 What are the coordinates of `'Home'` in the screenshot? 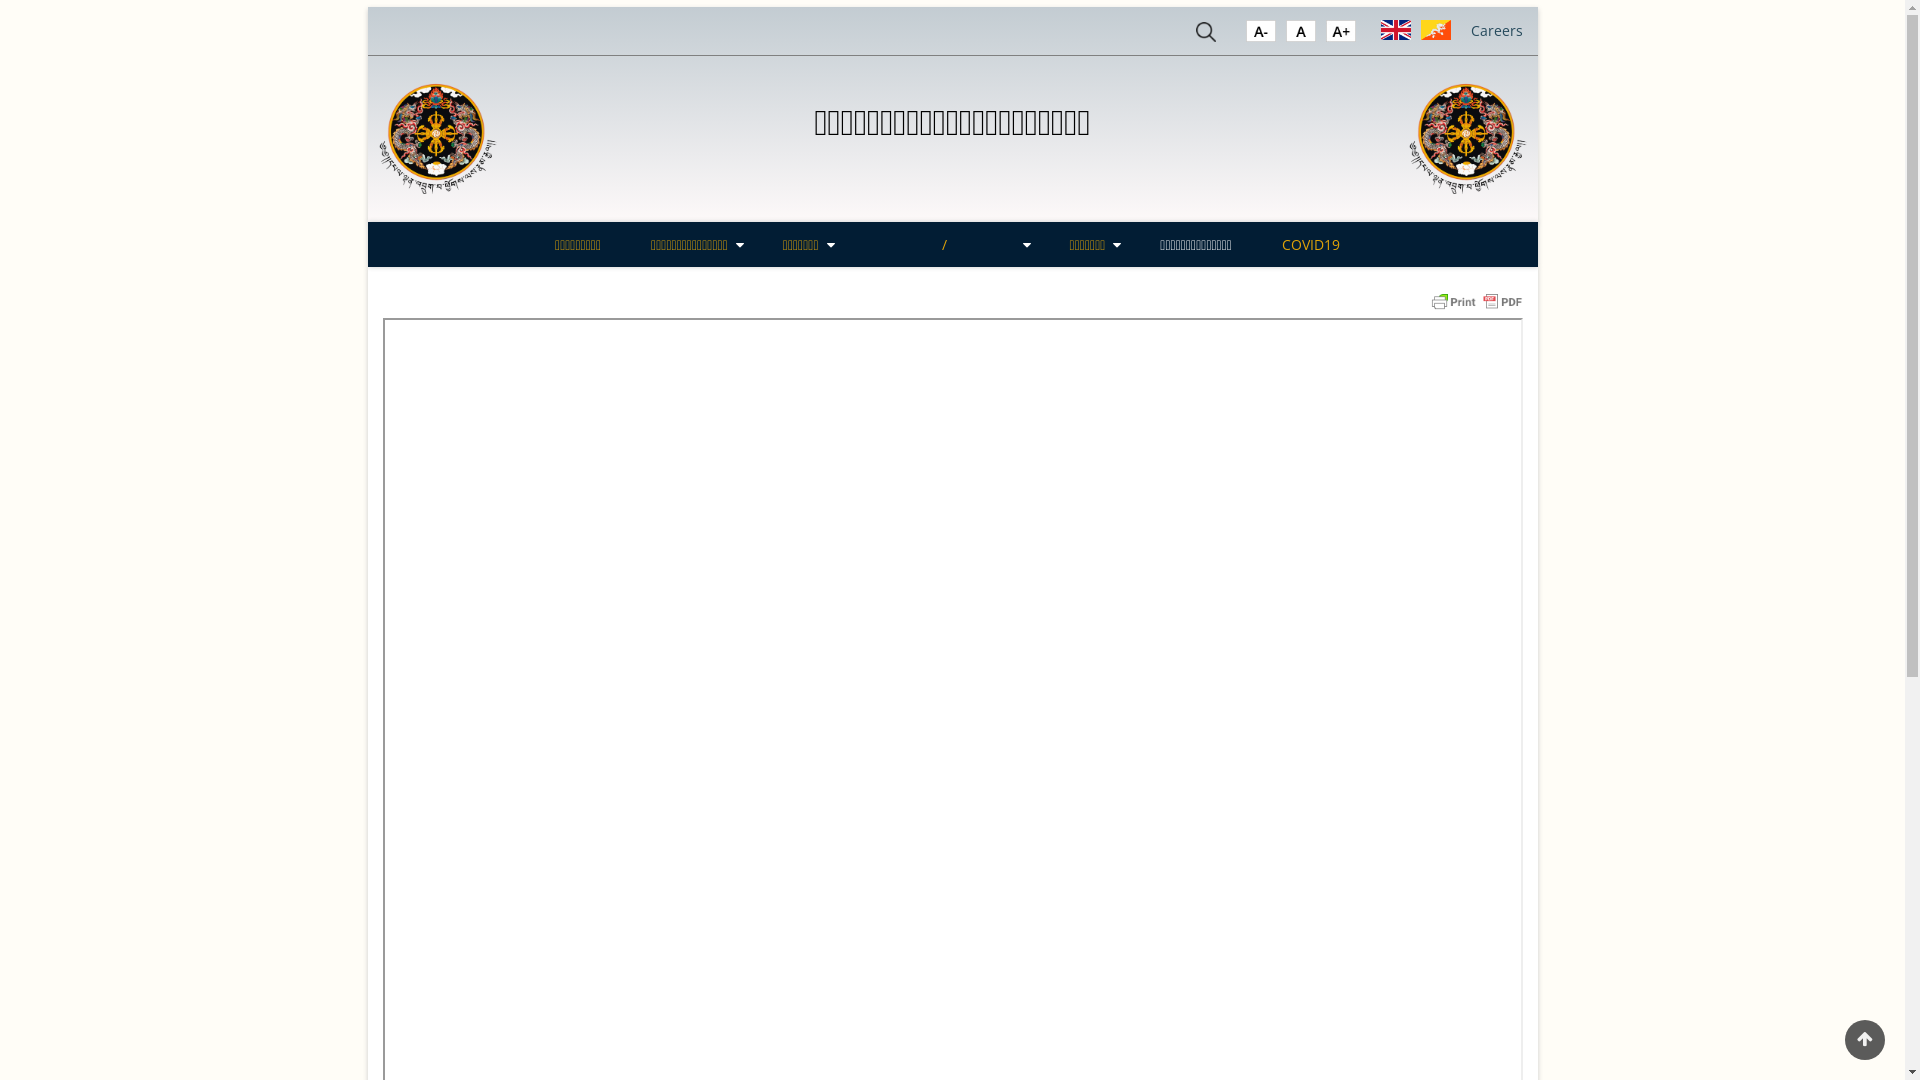 It's located at (436, 137).